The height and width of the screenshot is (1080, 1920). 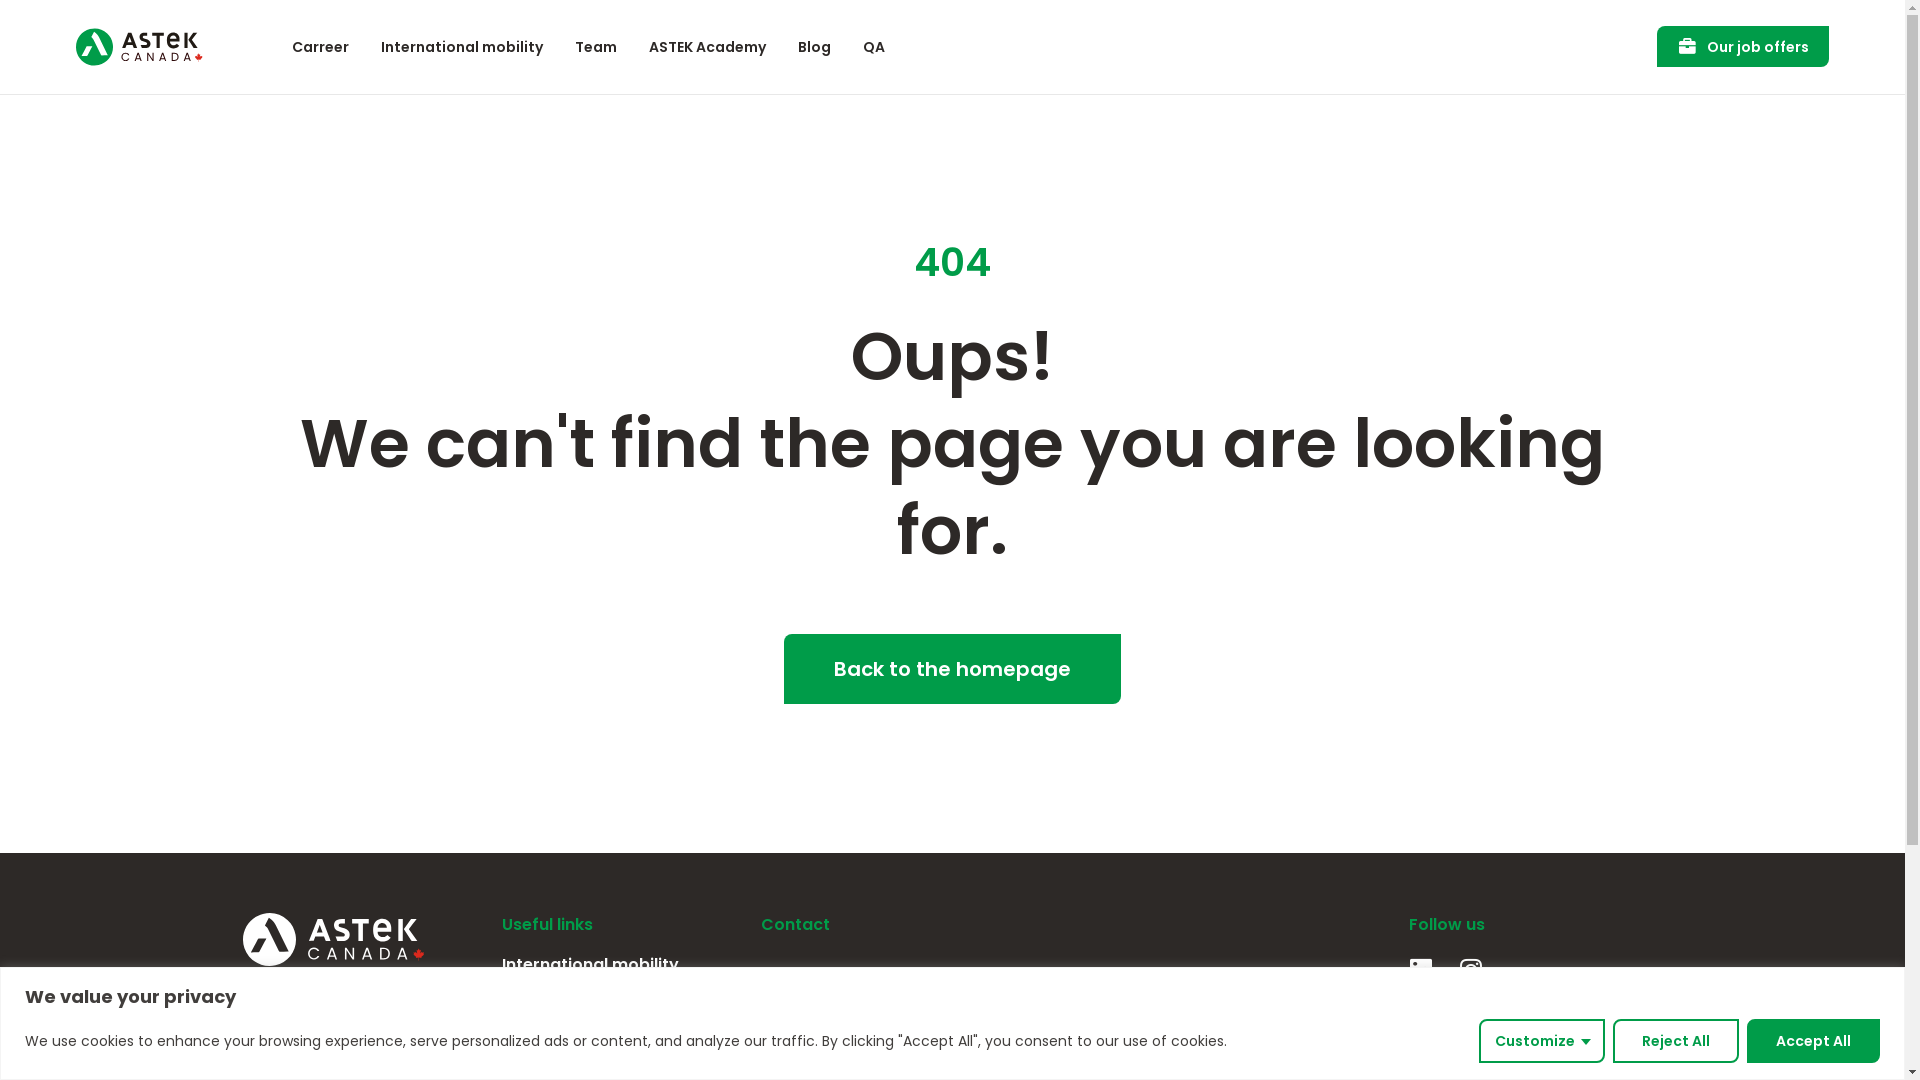 I want to click on '180 John Street, M5T 1X5, Toronto, Ontario', so click(x=1156, y=1014).